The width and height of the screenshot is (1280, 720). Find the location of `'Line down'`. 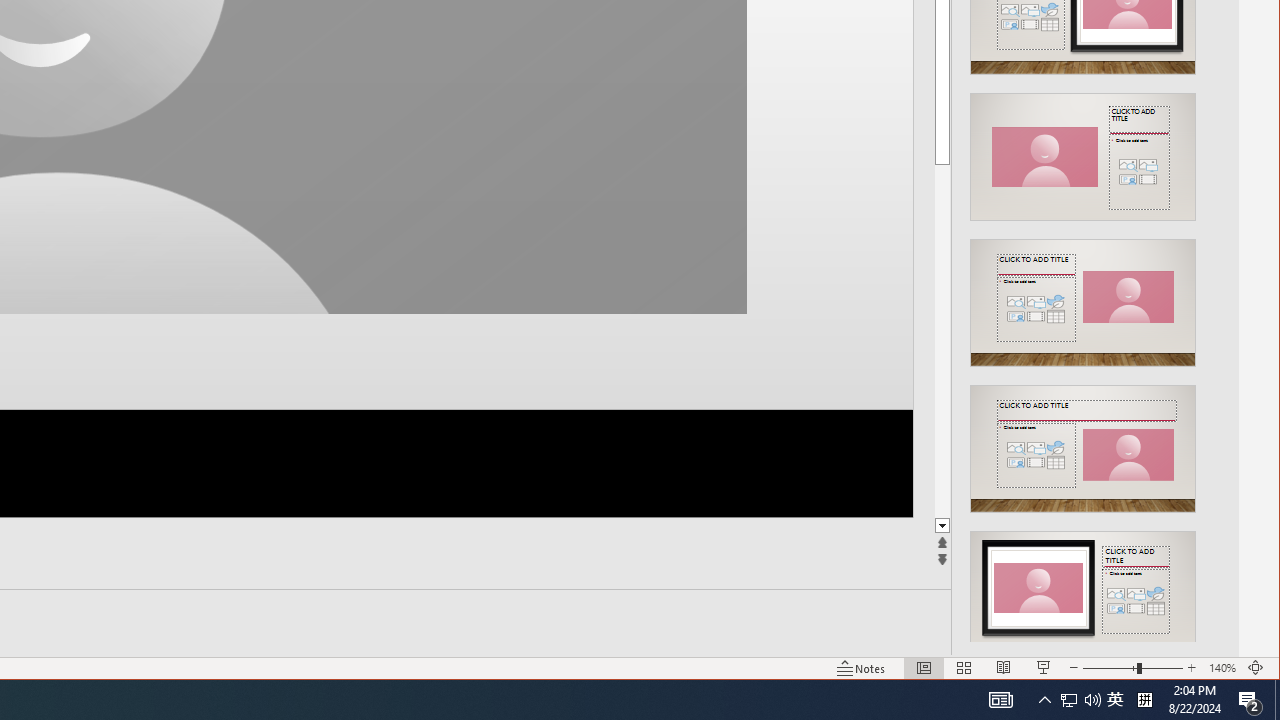

'Line down' is located at coordinates (941, 525).